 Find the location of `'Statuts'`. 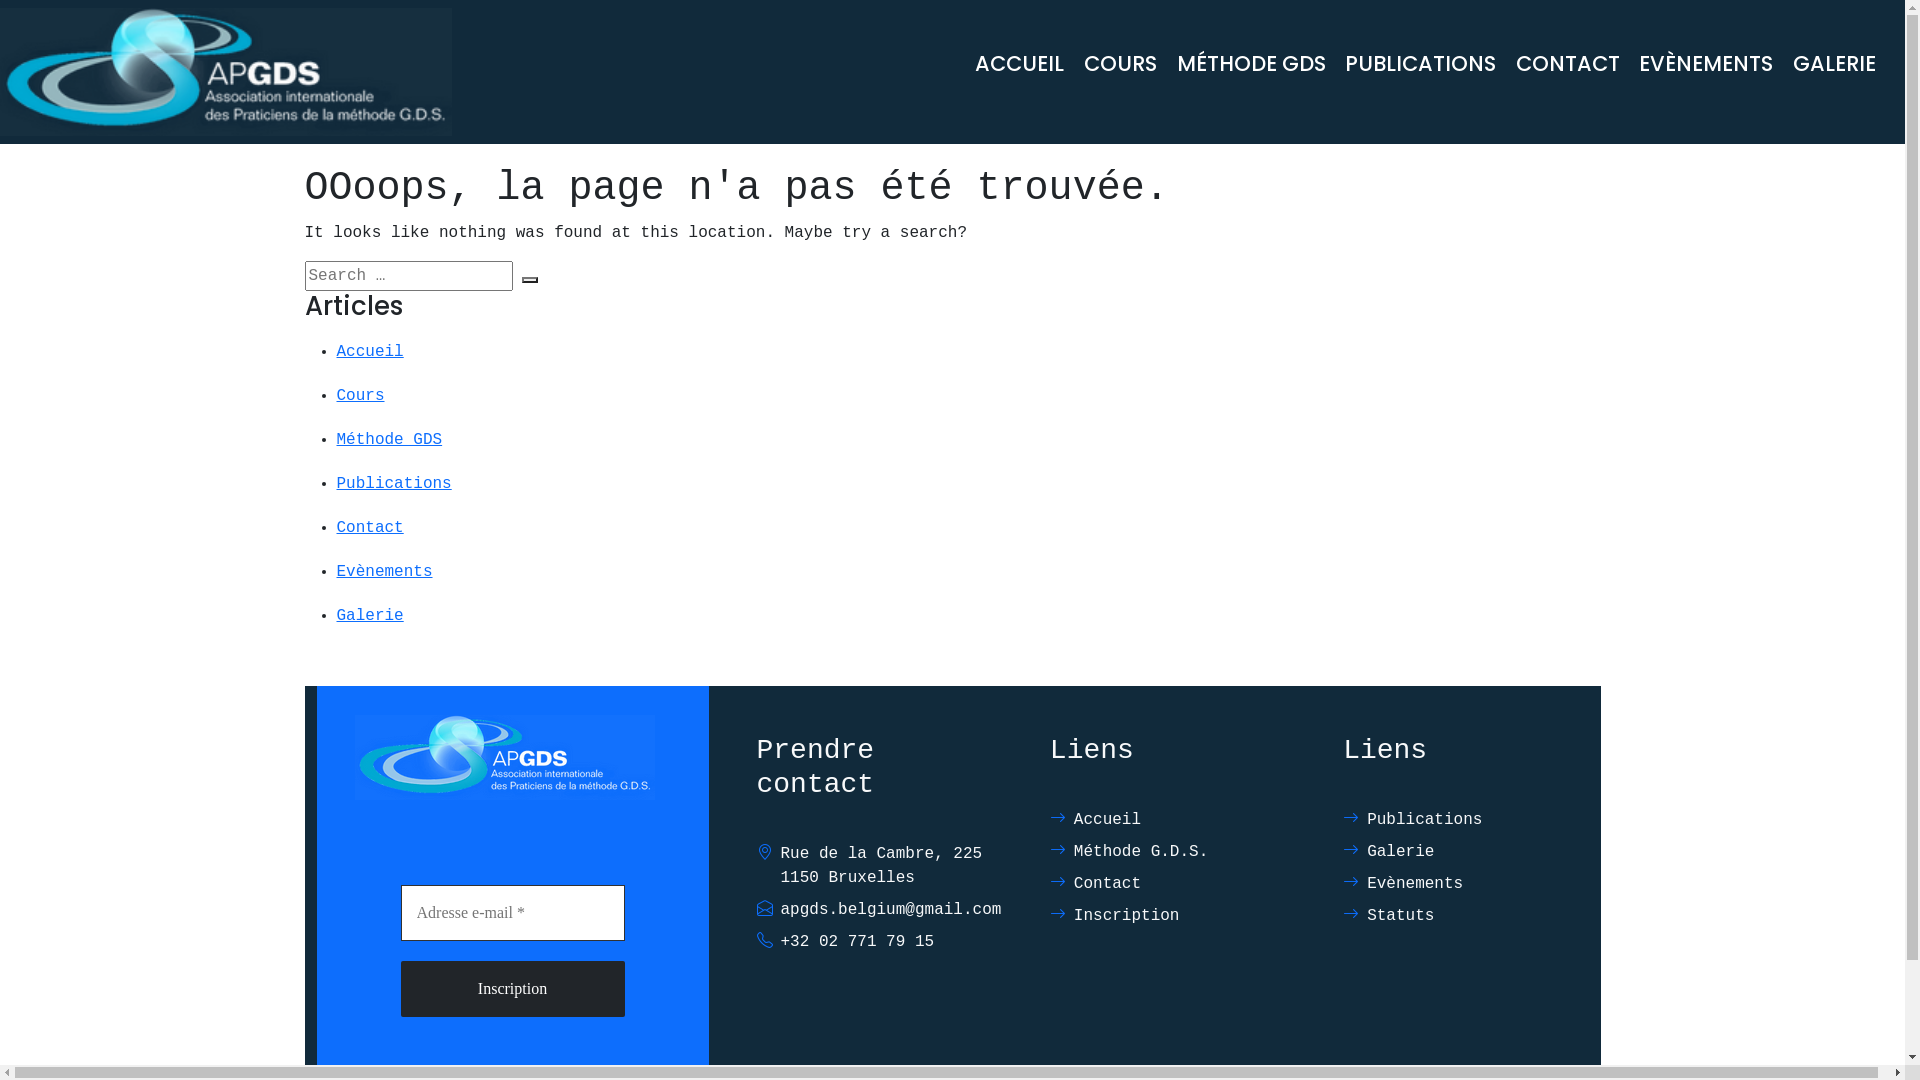

'Statuts' is located at coordinates (1465, 915).